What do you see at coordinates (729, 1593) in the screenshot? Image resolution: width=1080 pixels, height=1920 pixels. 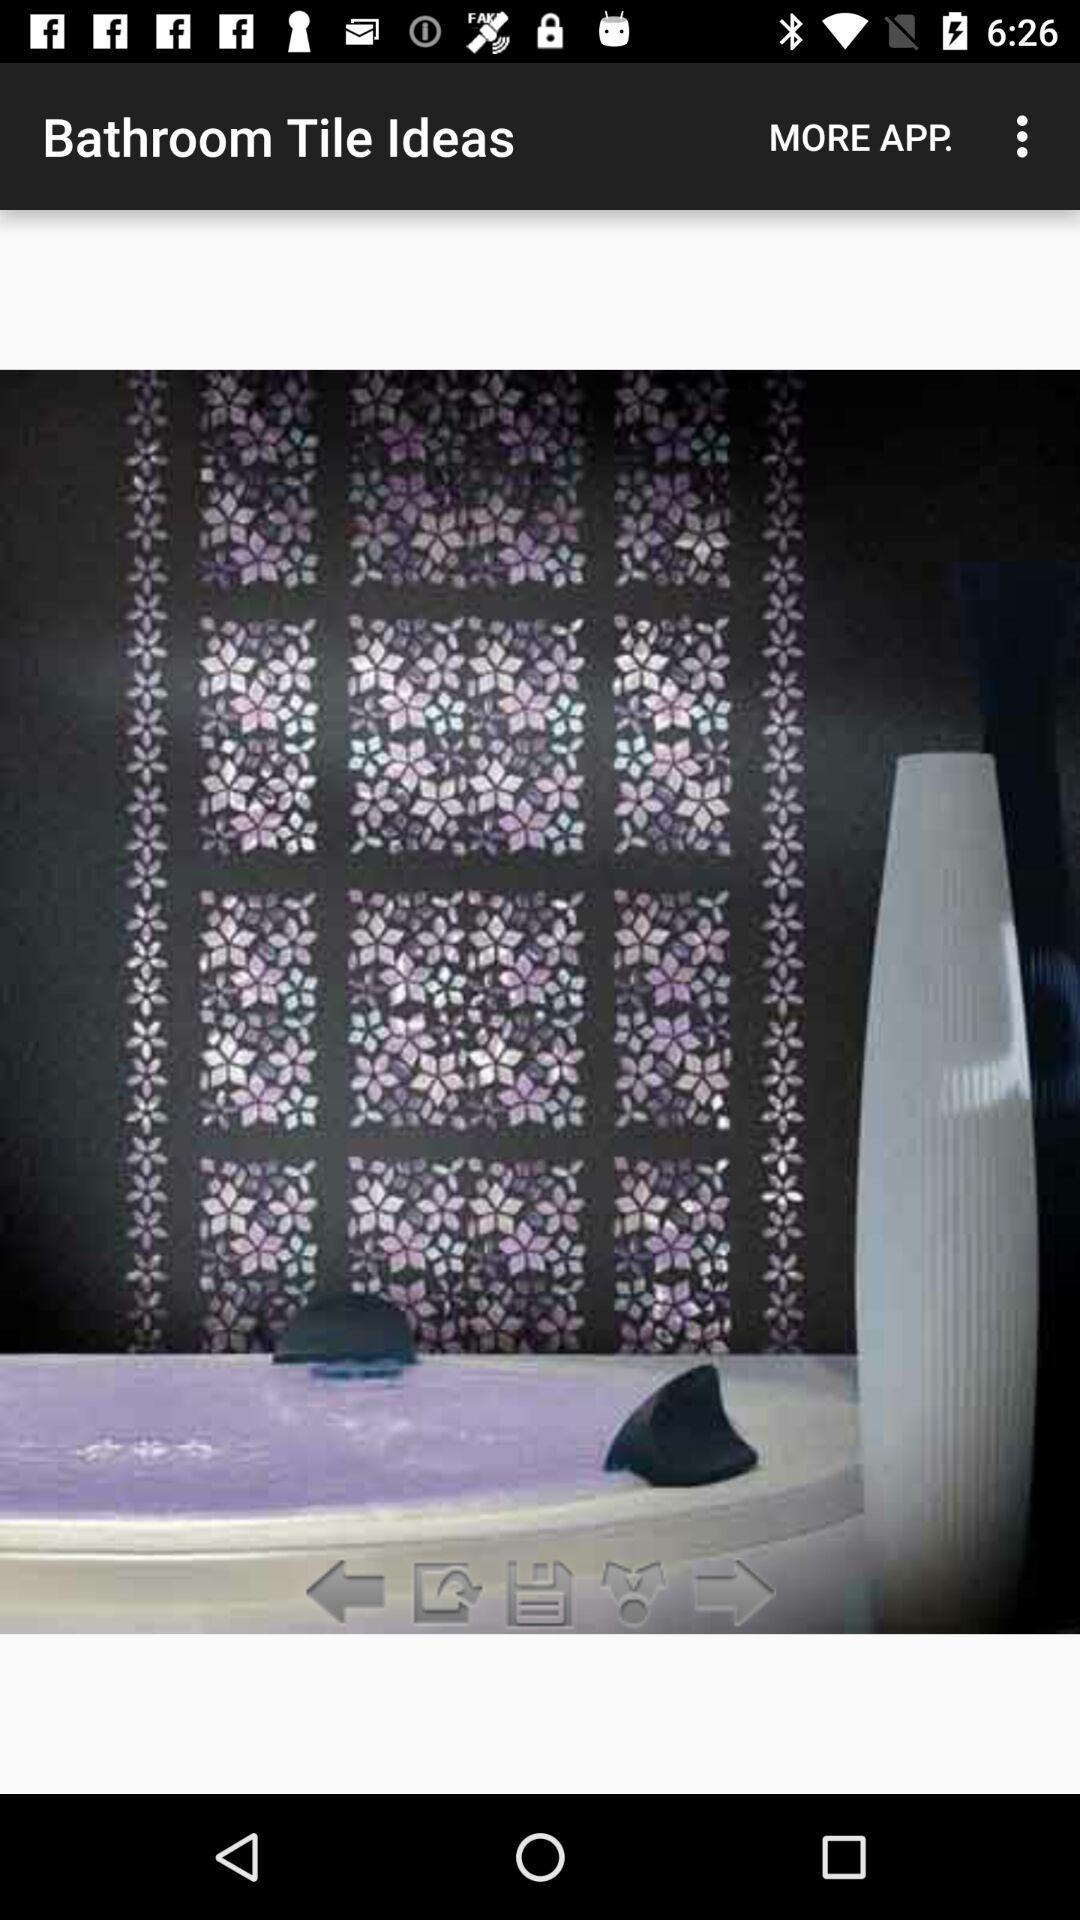 I see `the arrow_forward icon` at bounding box center [729, 1593].